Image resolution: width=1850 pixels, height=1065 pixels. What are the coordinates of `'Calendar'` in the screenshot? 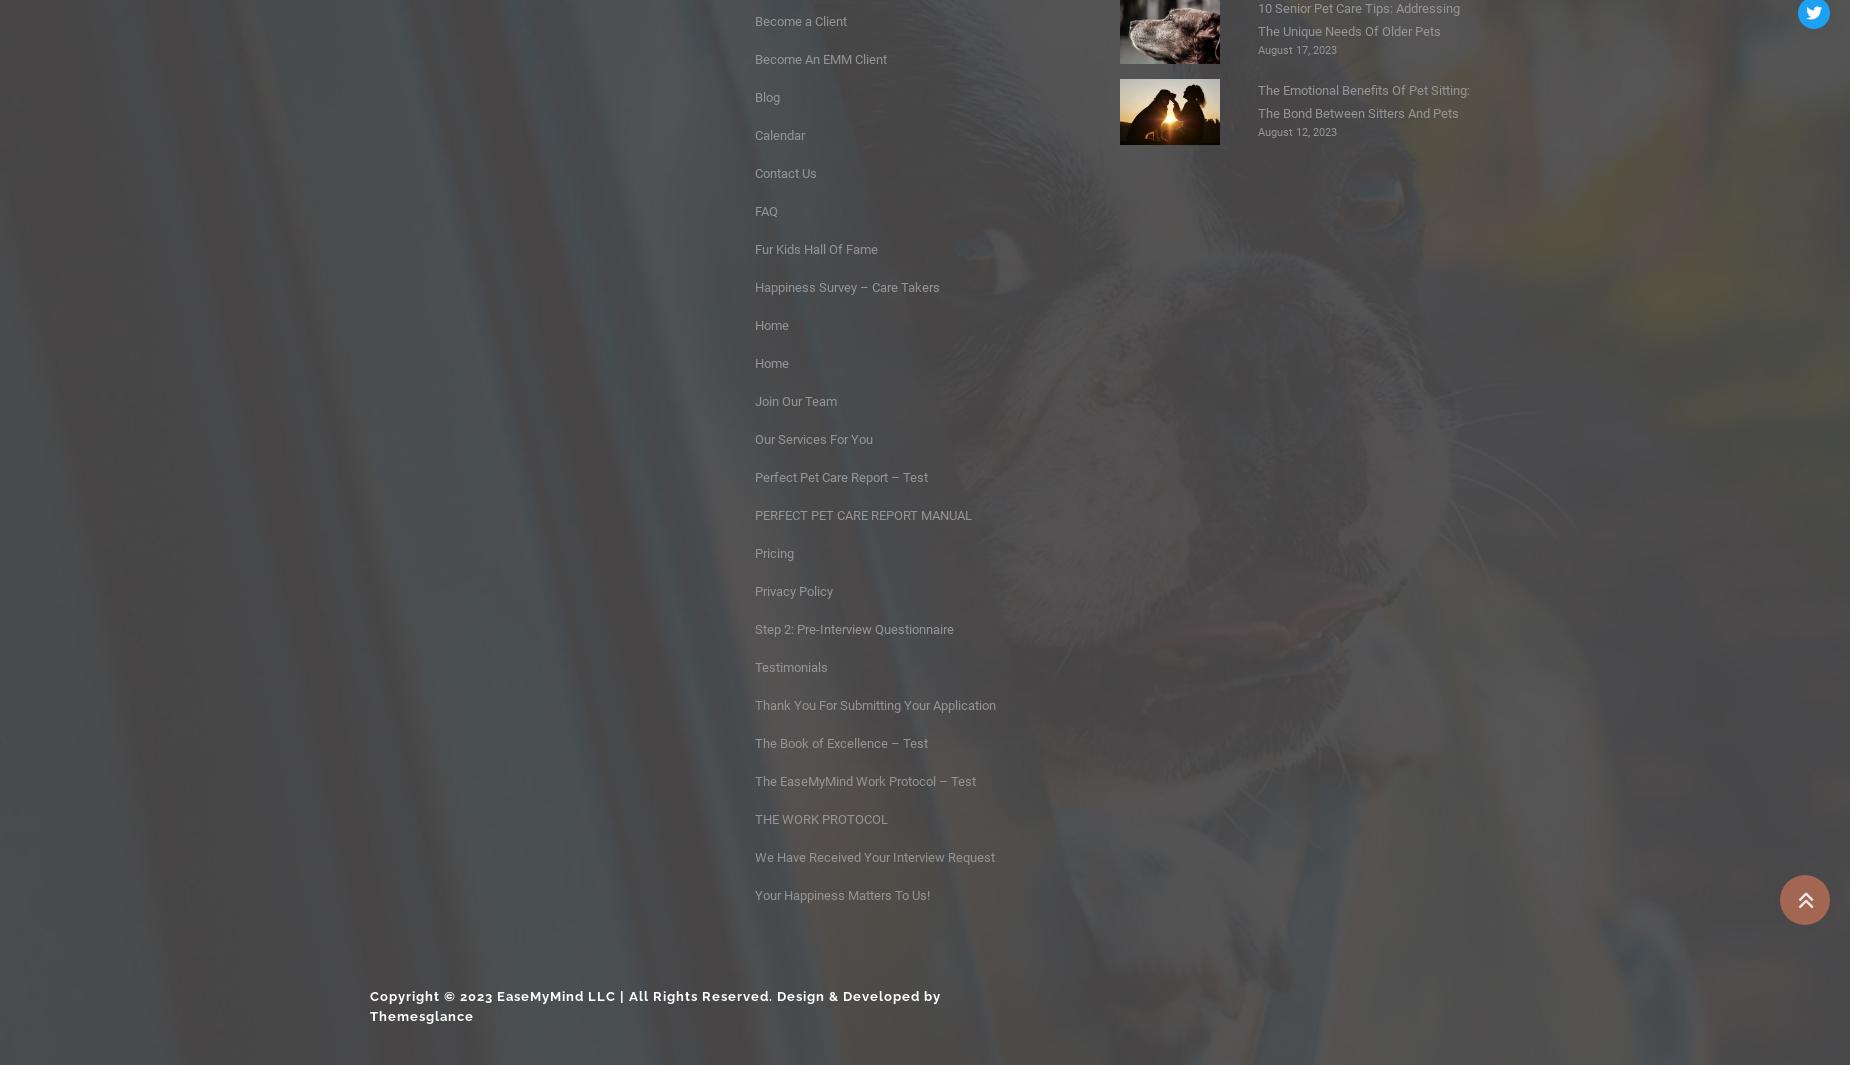 It's located at (779, 134).